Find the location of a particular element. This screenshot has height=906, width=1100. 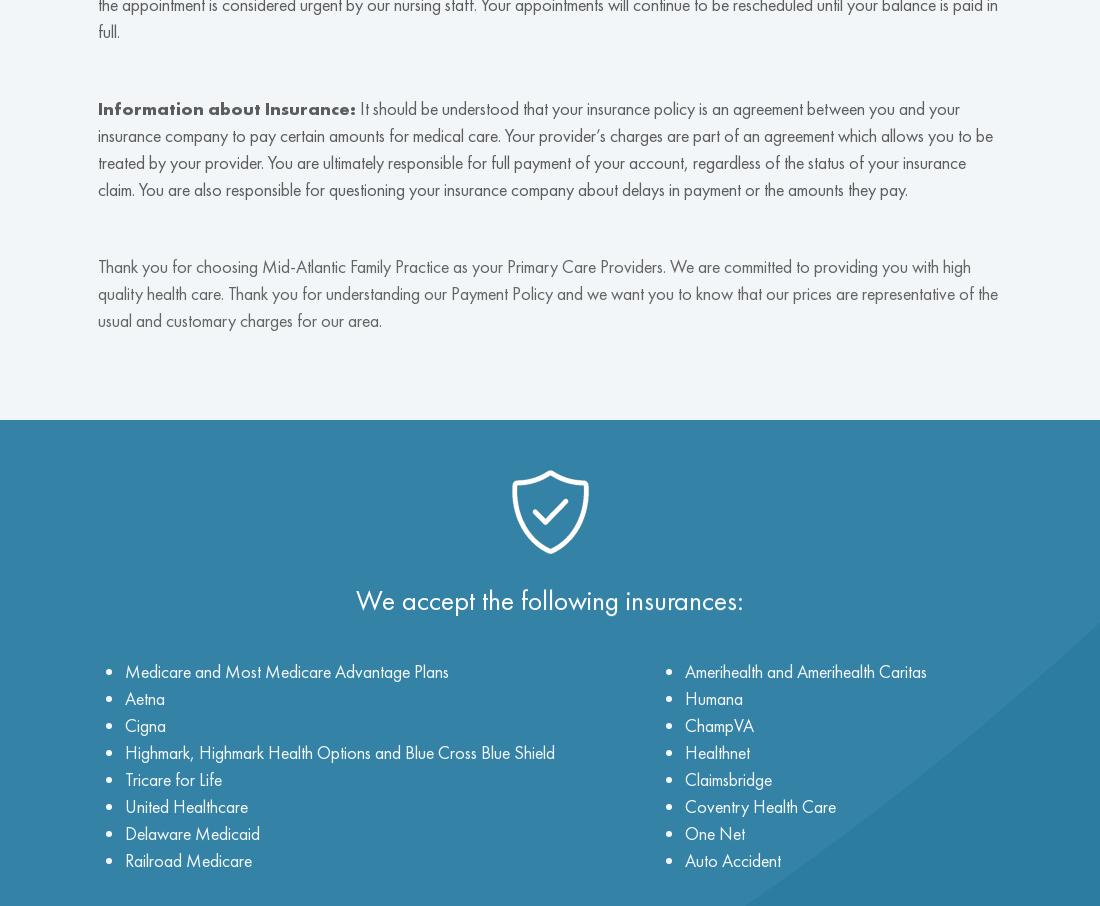

'Highmark, Highmark Health Options and Blue Cross Blue Shield' is located at coordinates (124, 750).